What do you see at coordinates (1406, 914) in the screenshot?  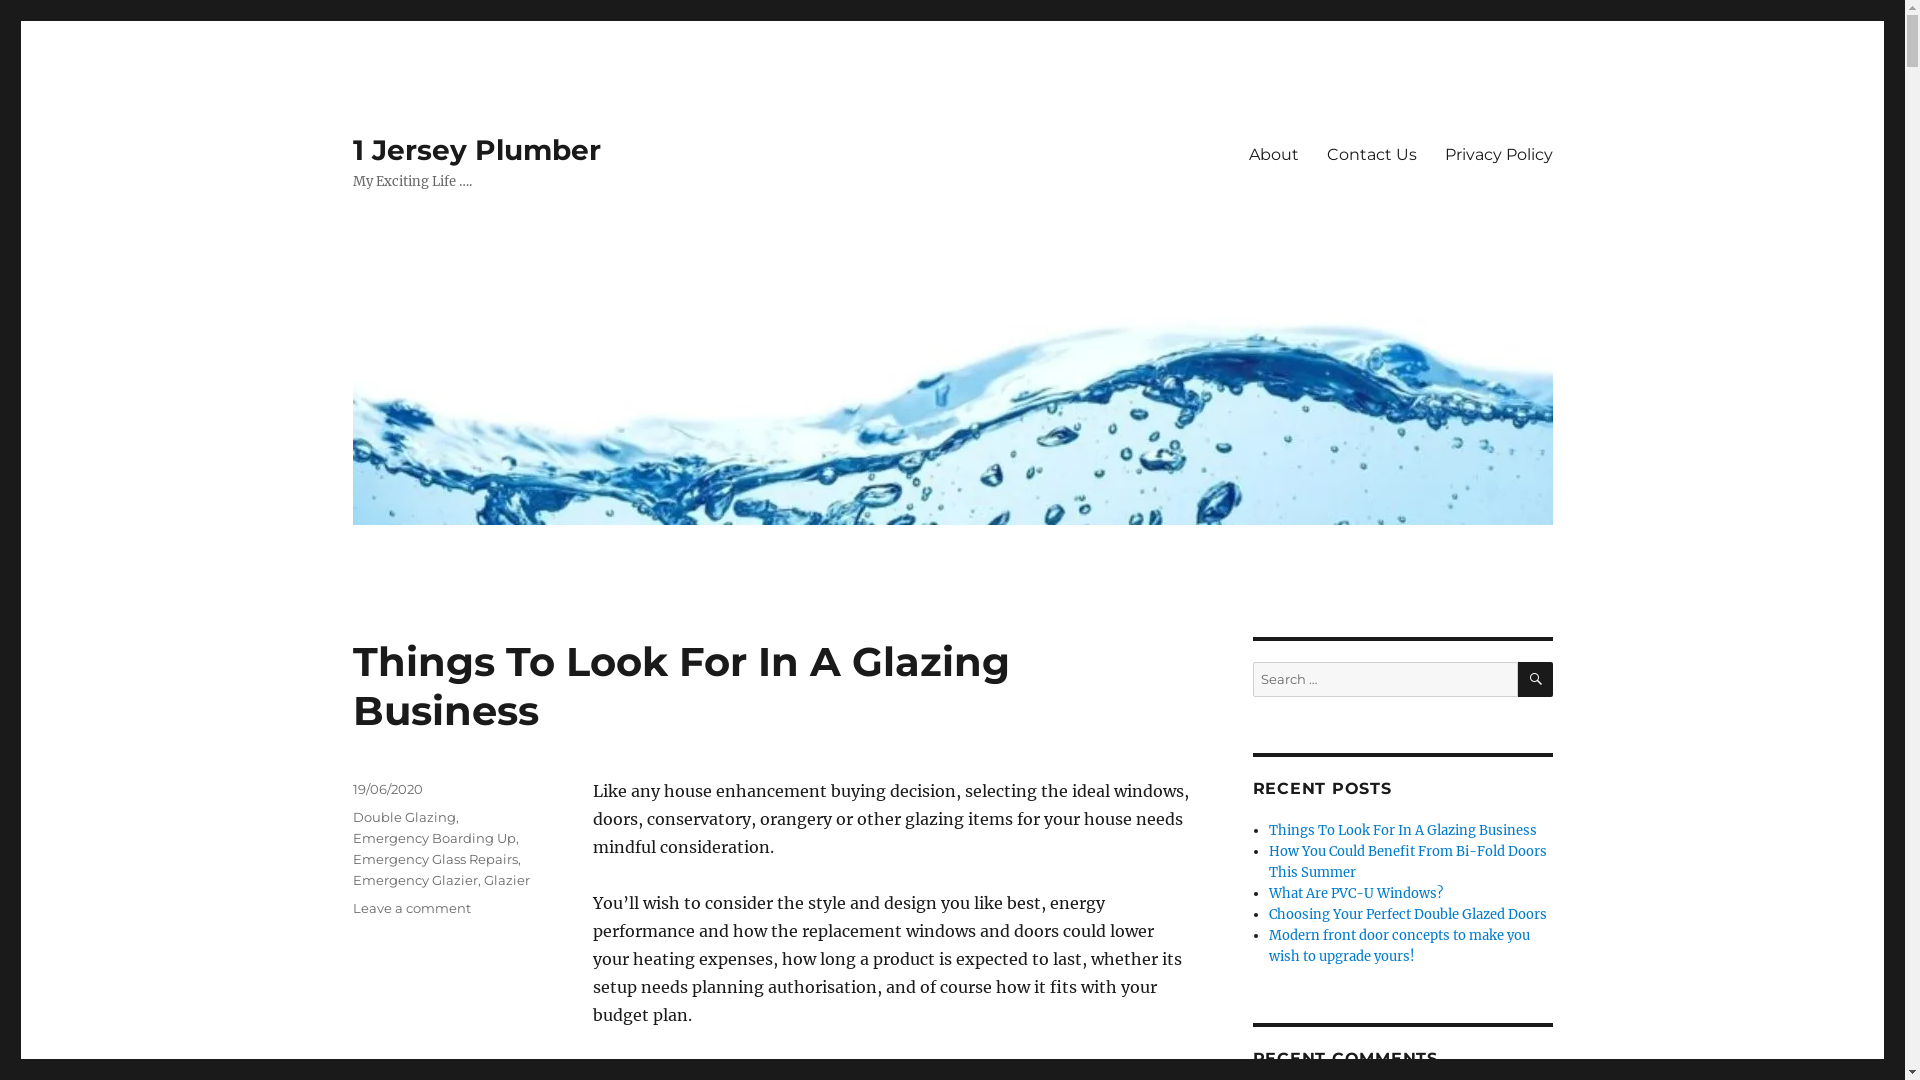 I see `'Choosing Your Perfect Double Glazed Doors'` at bounding box center [1406, 914].